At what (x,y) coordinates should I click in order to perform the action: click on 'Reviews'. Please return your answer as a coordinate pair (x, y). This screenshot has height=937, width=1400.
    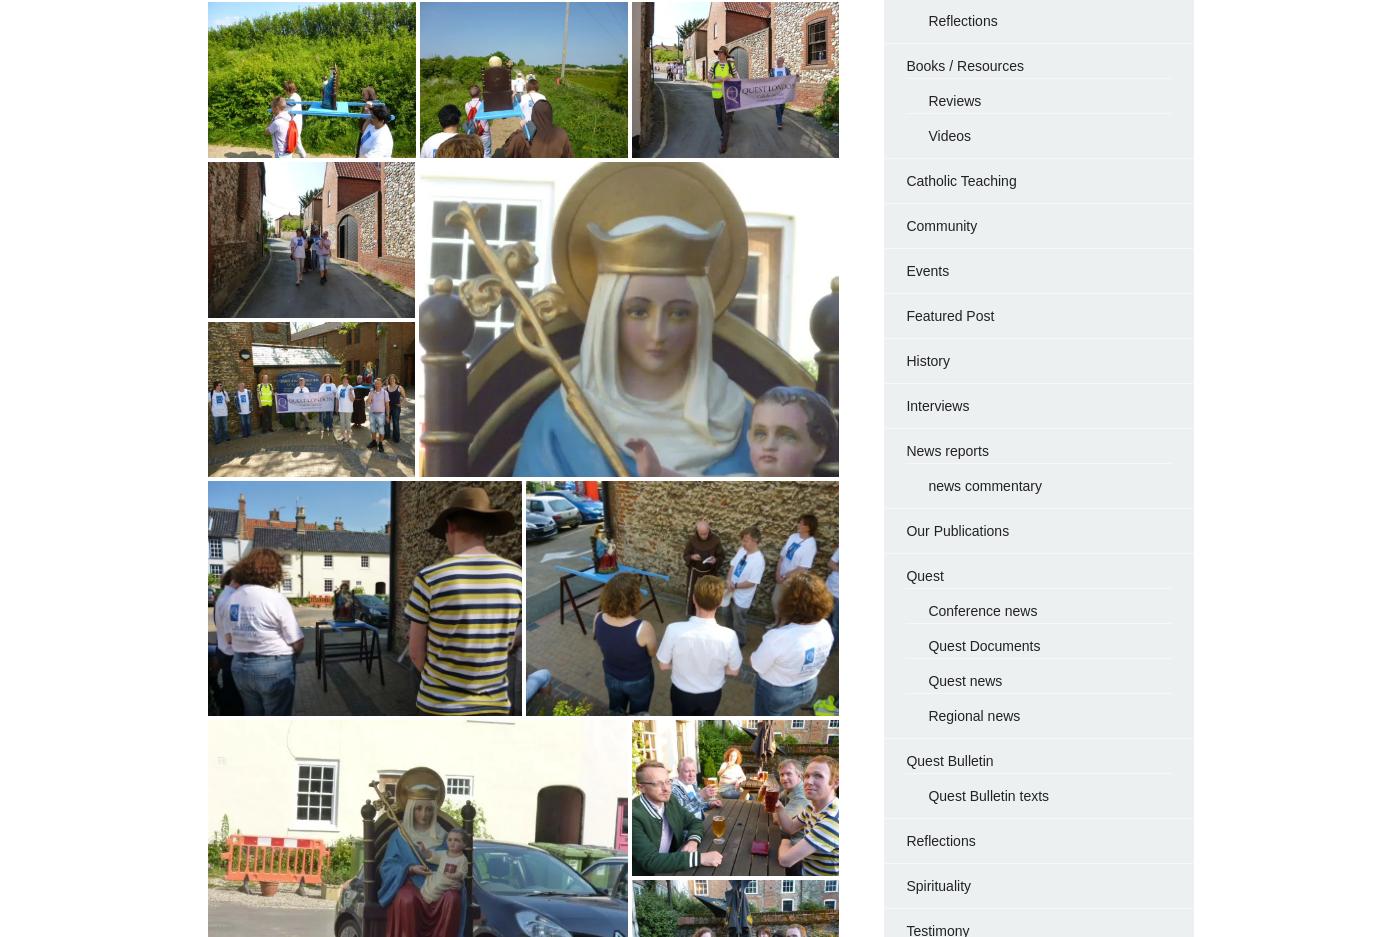
    Looking at the image, I should click on (953, 98).